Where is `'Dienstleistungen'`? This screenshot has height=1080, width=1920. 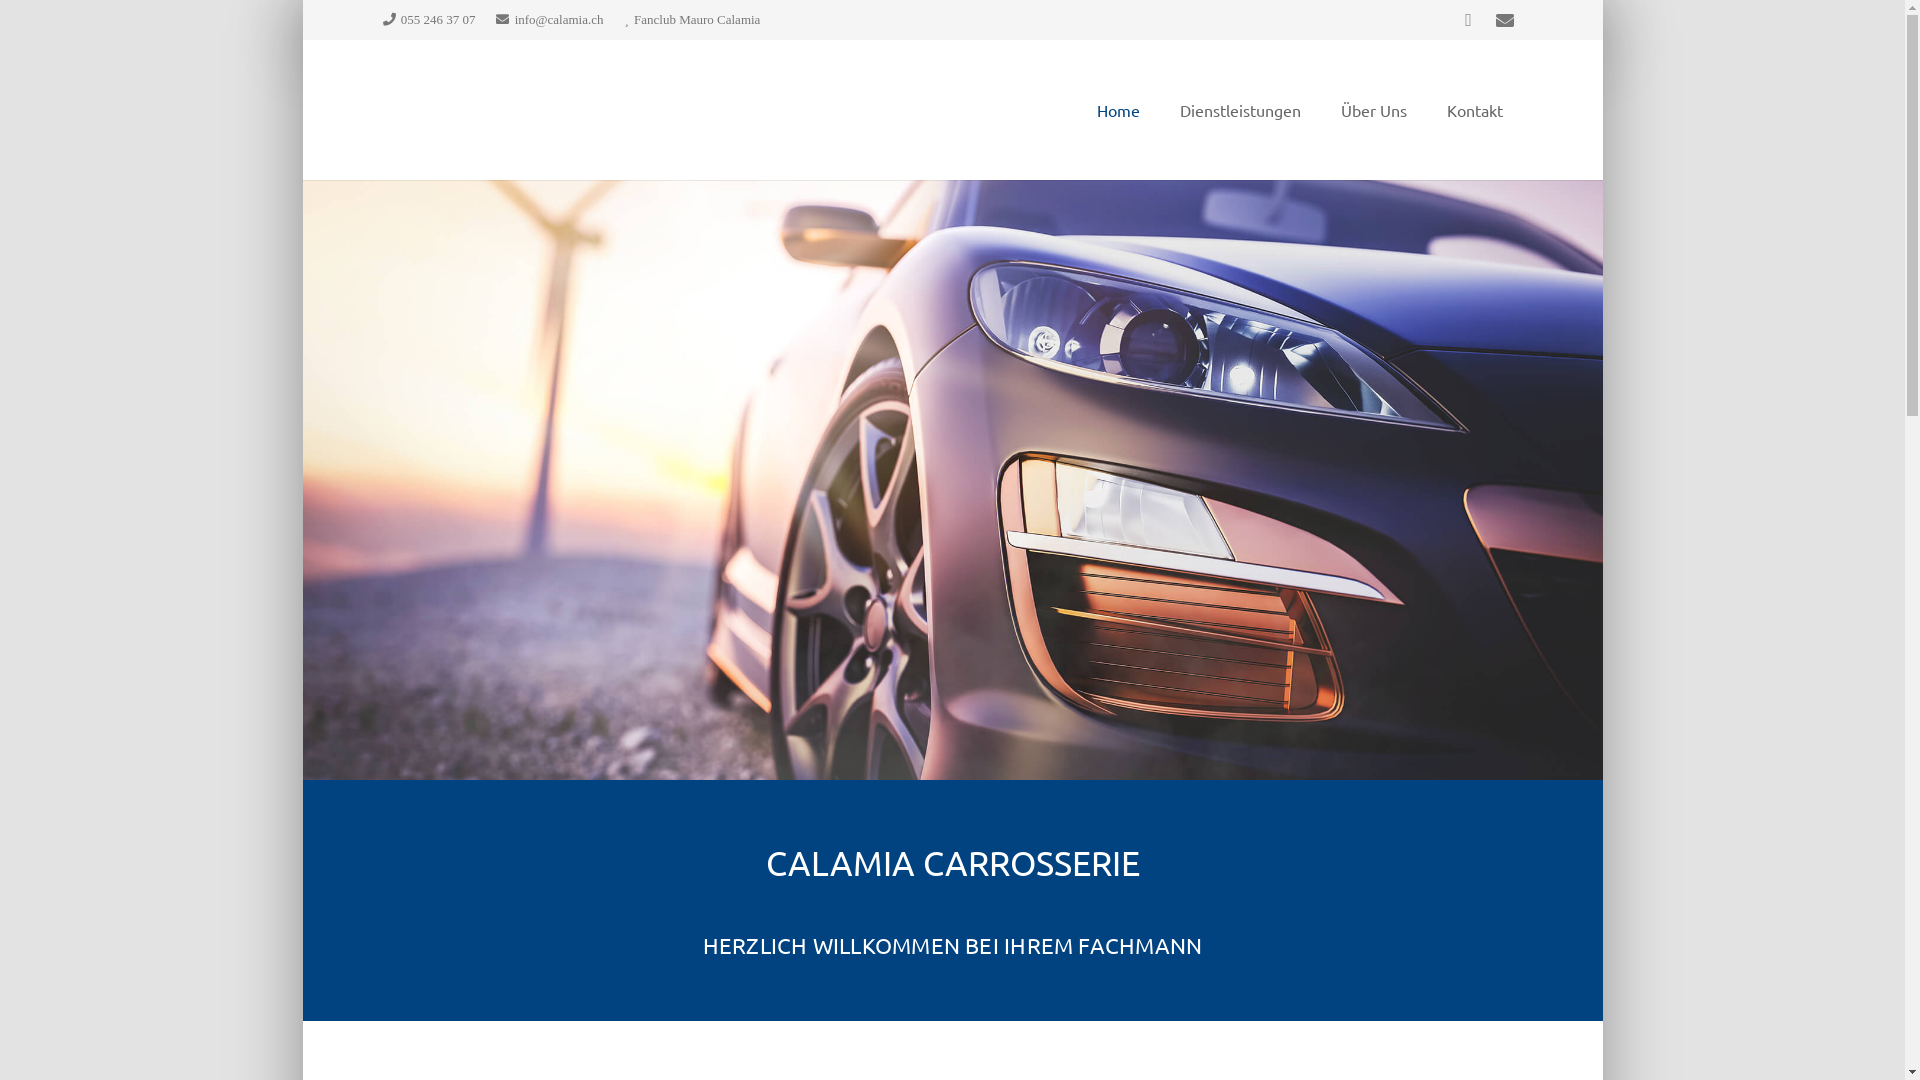 'Dienstleistungen' is located at coordinates (1160, 110).